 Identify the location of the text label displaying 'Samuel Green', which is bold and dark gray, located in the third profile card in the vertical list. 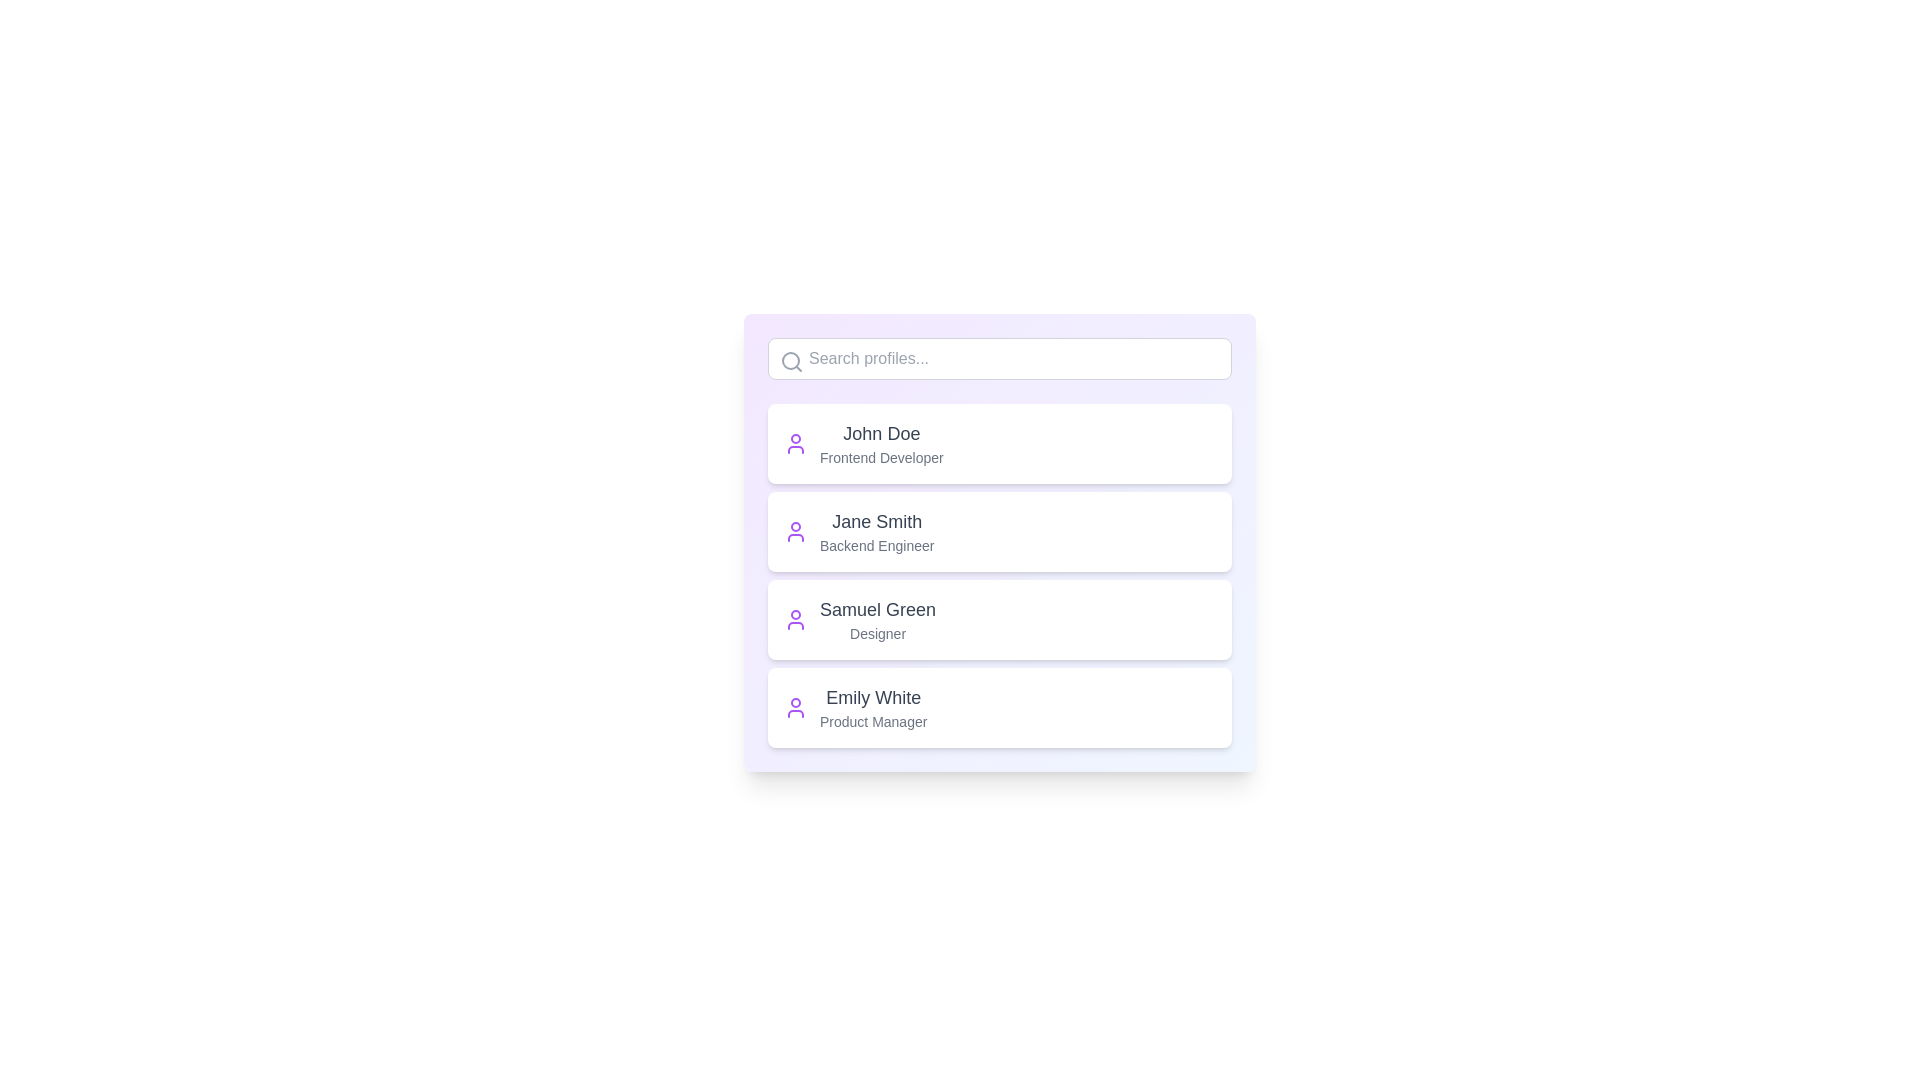
(878, 608).